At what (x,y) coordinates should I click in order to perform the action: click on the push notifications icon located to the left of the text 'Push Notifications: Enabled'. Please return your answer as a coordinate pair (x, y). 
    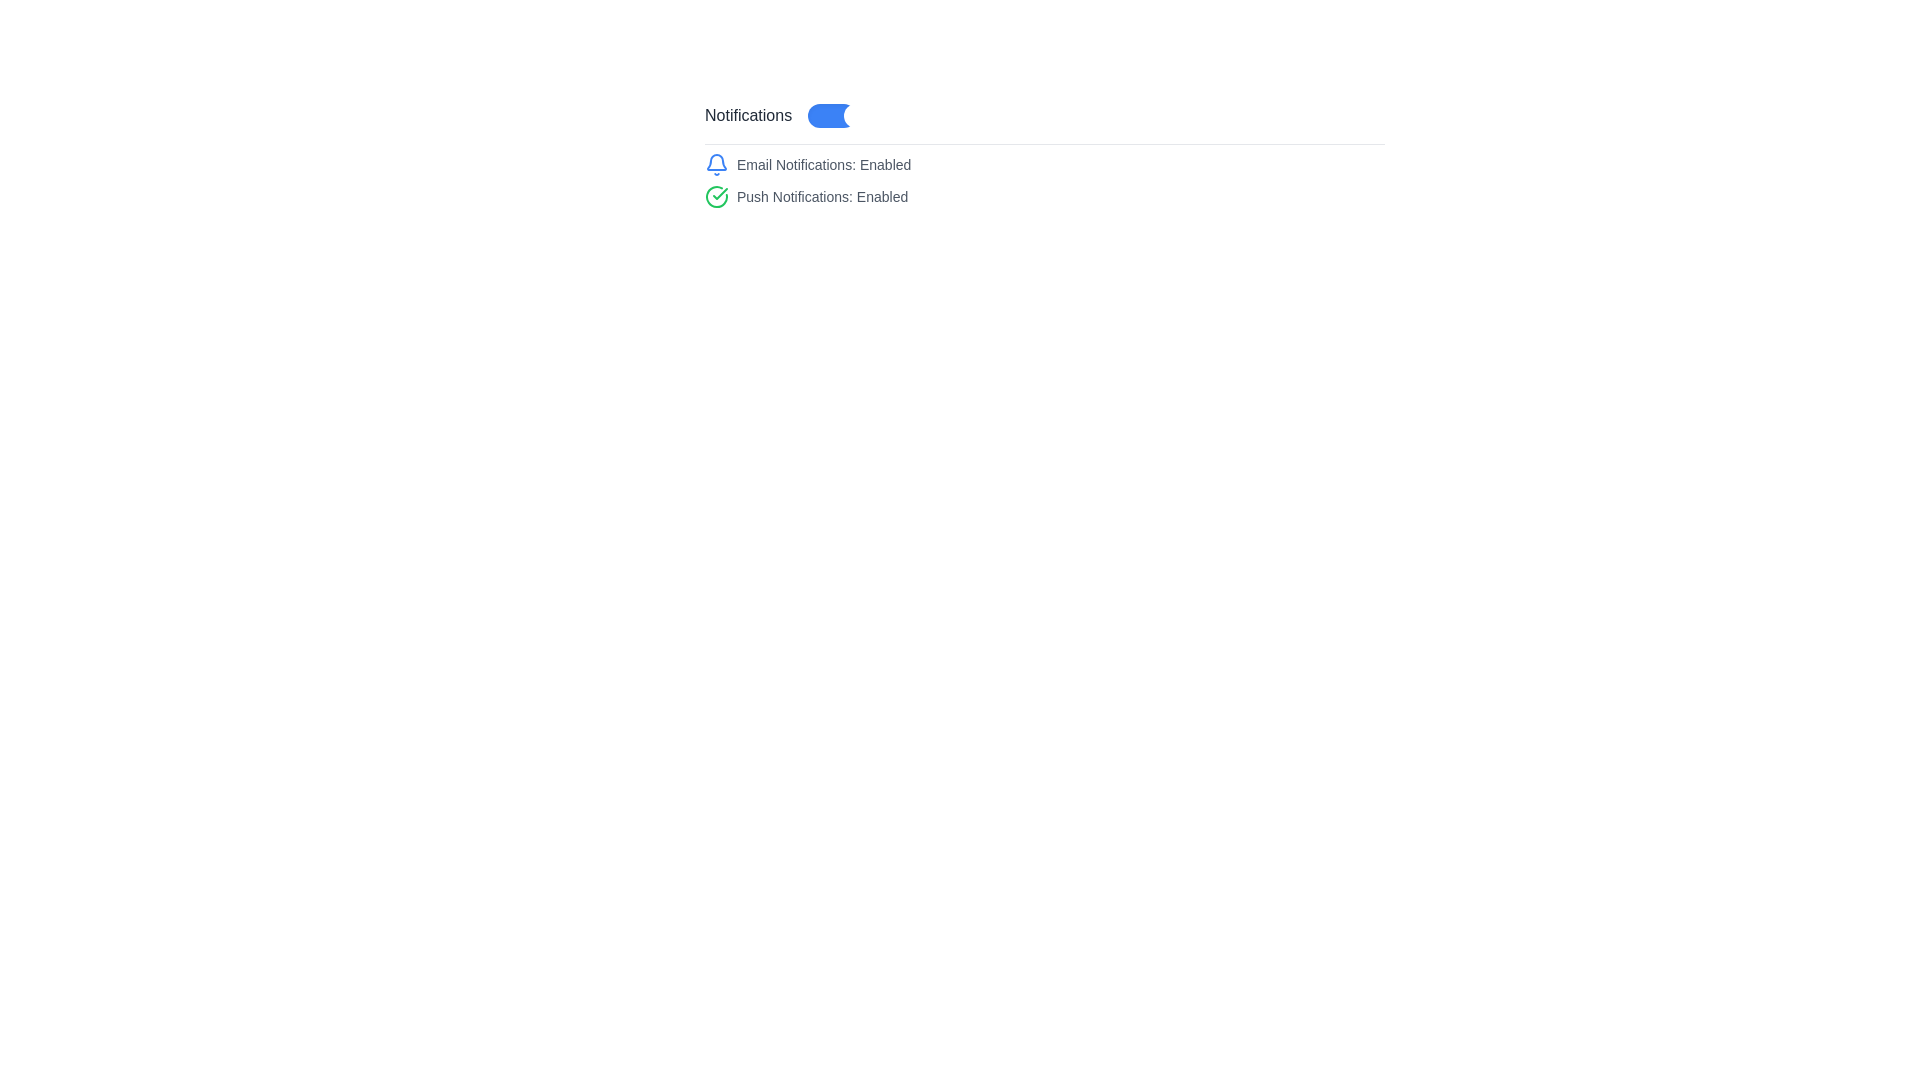
    Looking at the image, I should click on (716, 196).